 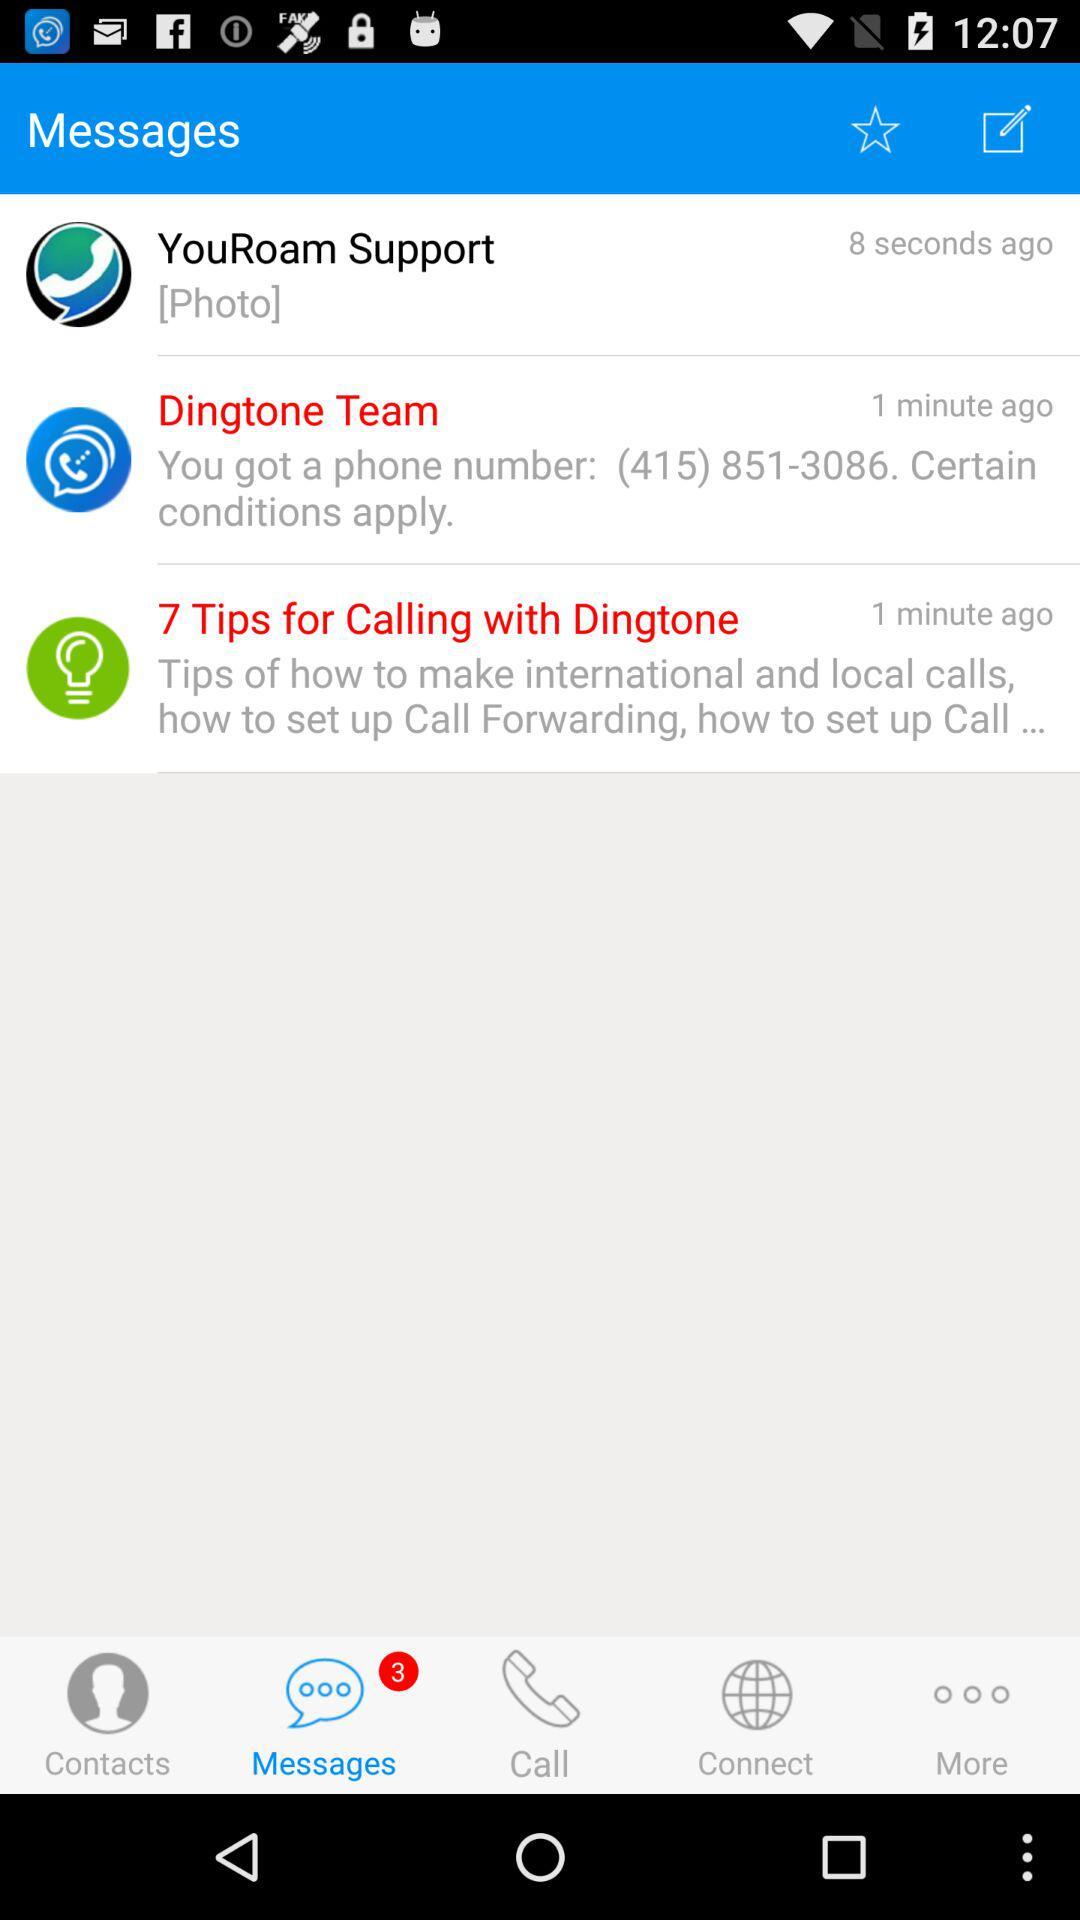 What do you see at coordinates (1007, 127) in the screenshot?
I see `change view` at bounding box center [1007, 127].